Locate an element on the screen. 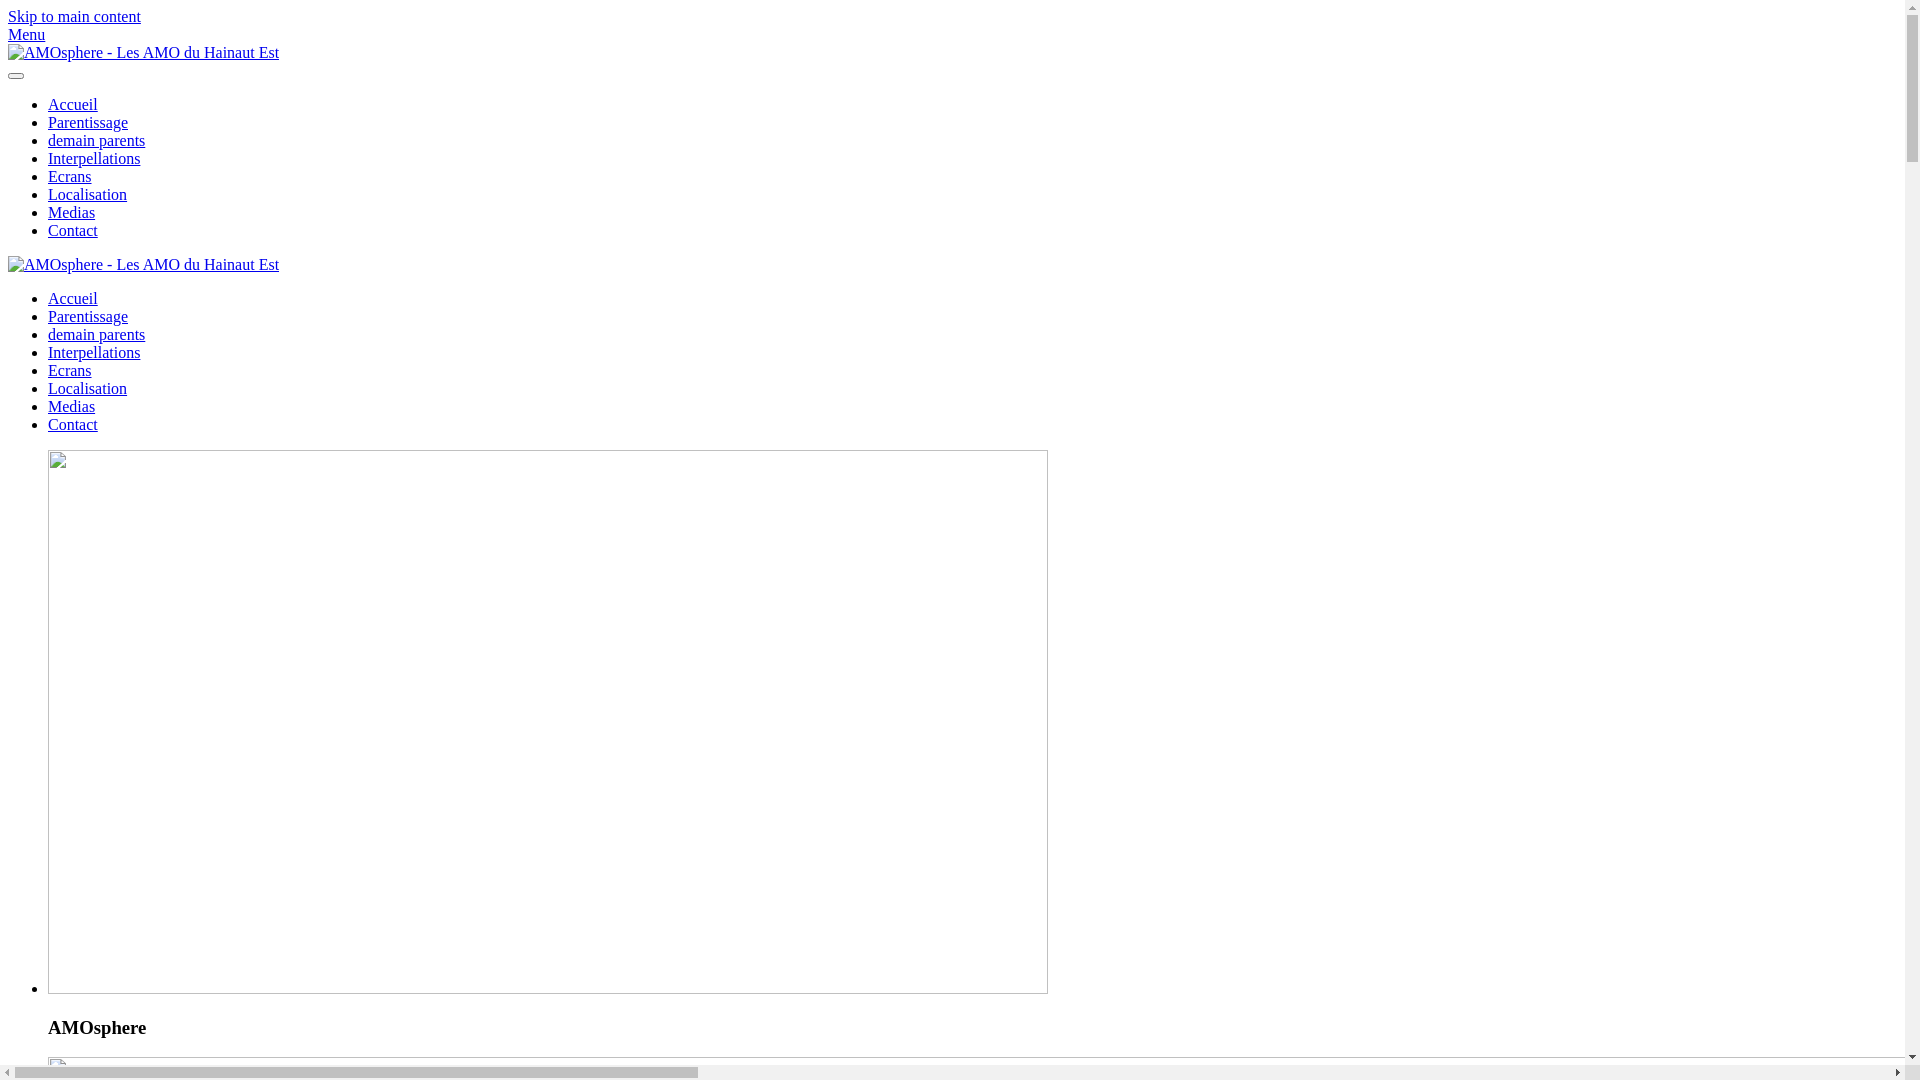  'Accueil' is located at coordinates (72, 104).